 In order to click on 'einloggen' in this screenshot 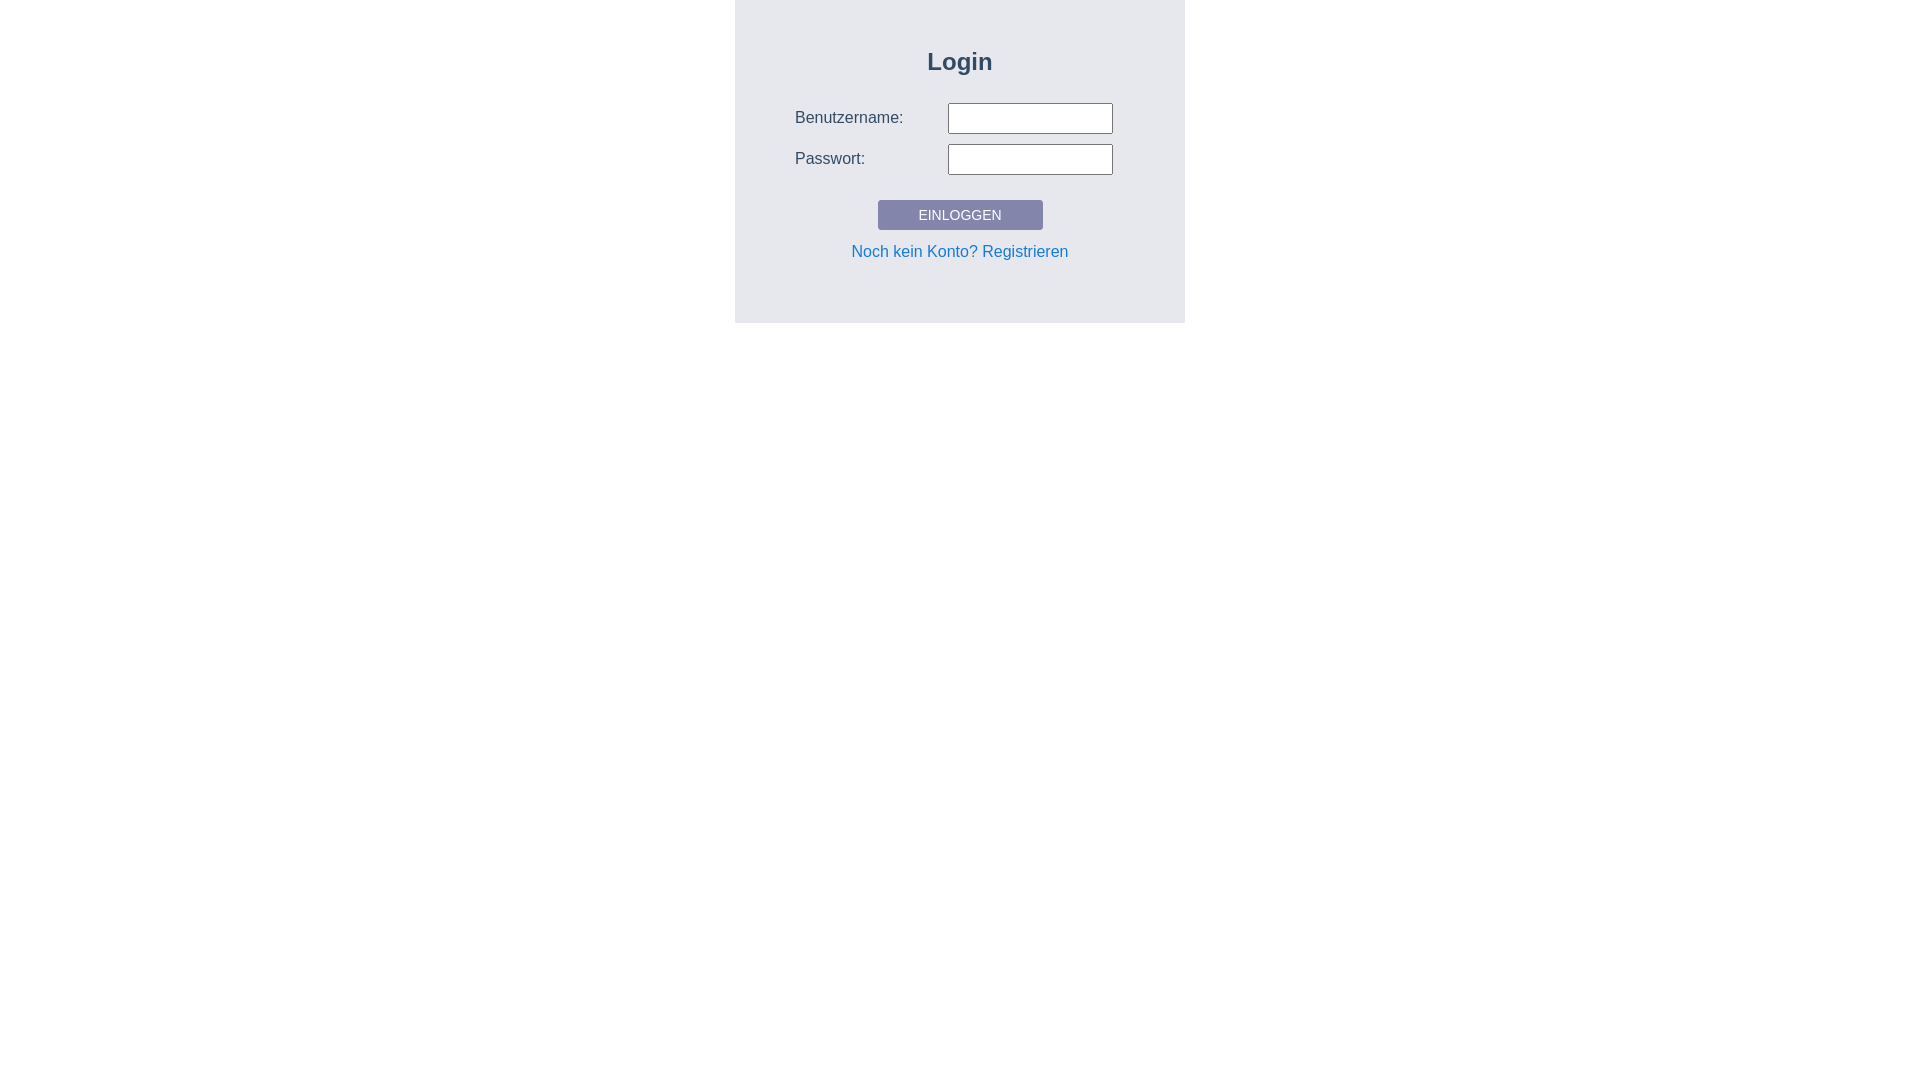, I will do `click(878, 215)`.